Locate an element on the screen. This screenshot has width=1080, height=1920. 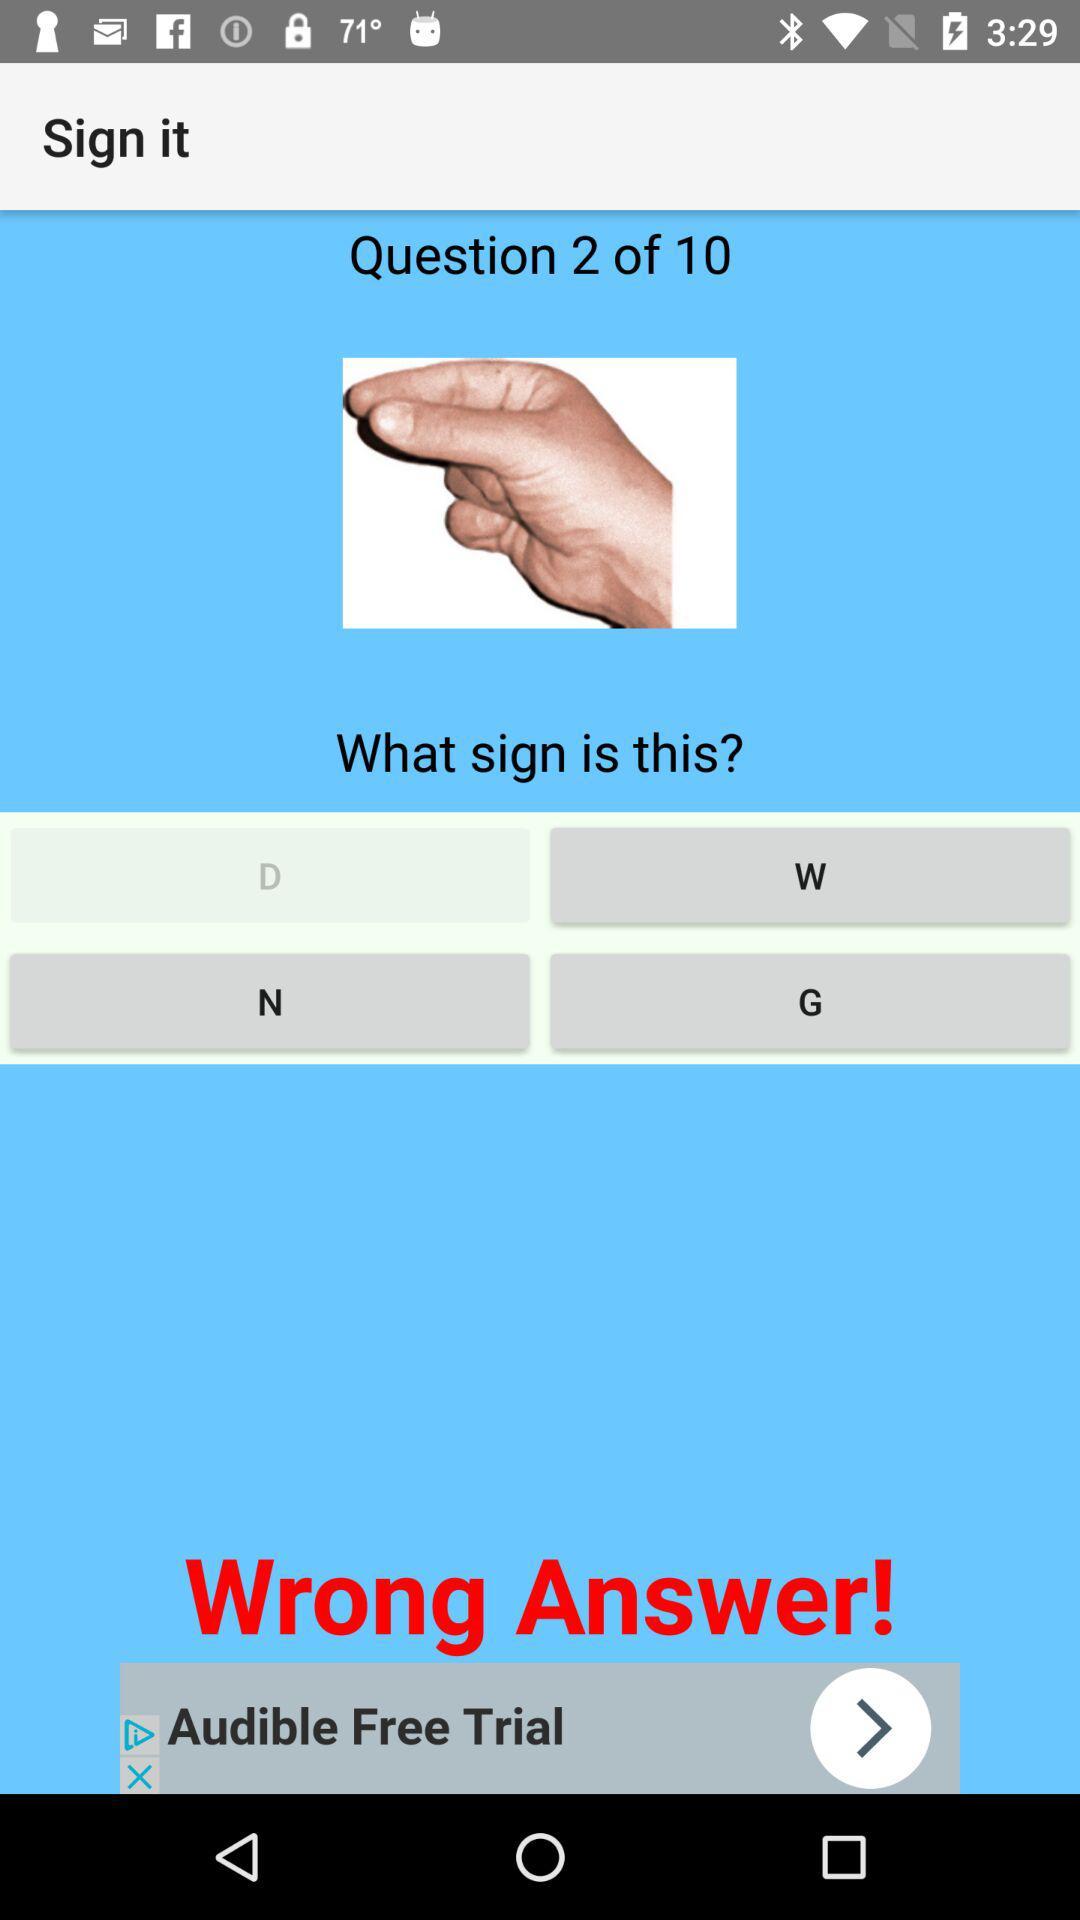
next button is located at coordinates (540, 1727).